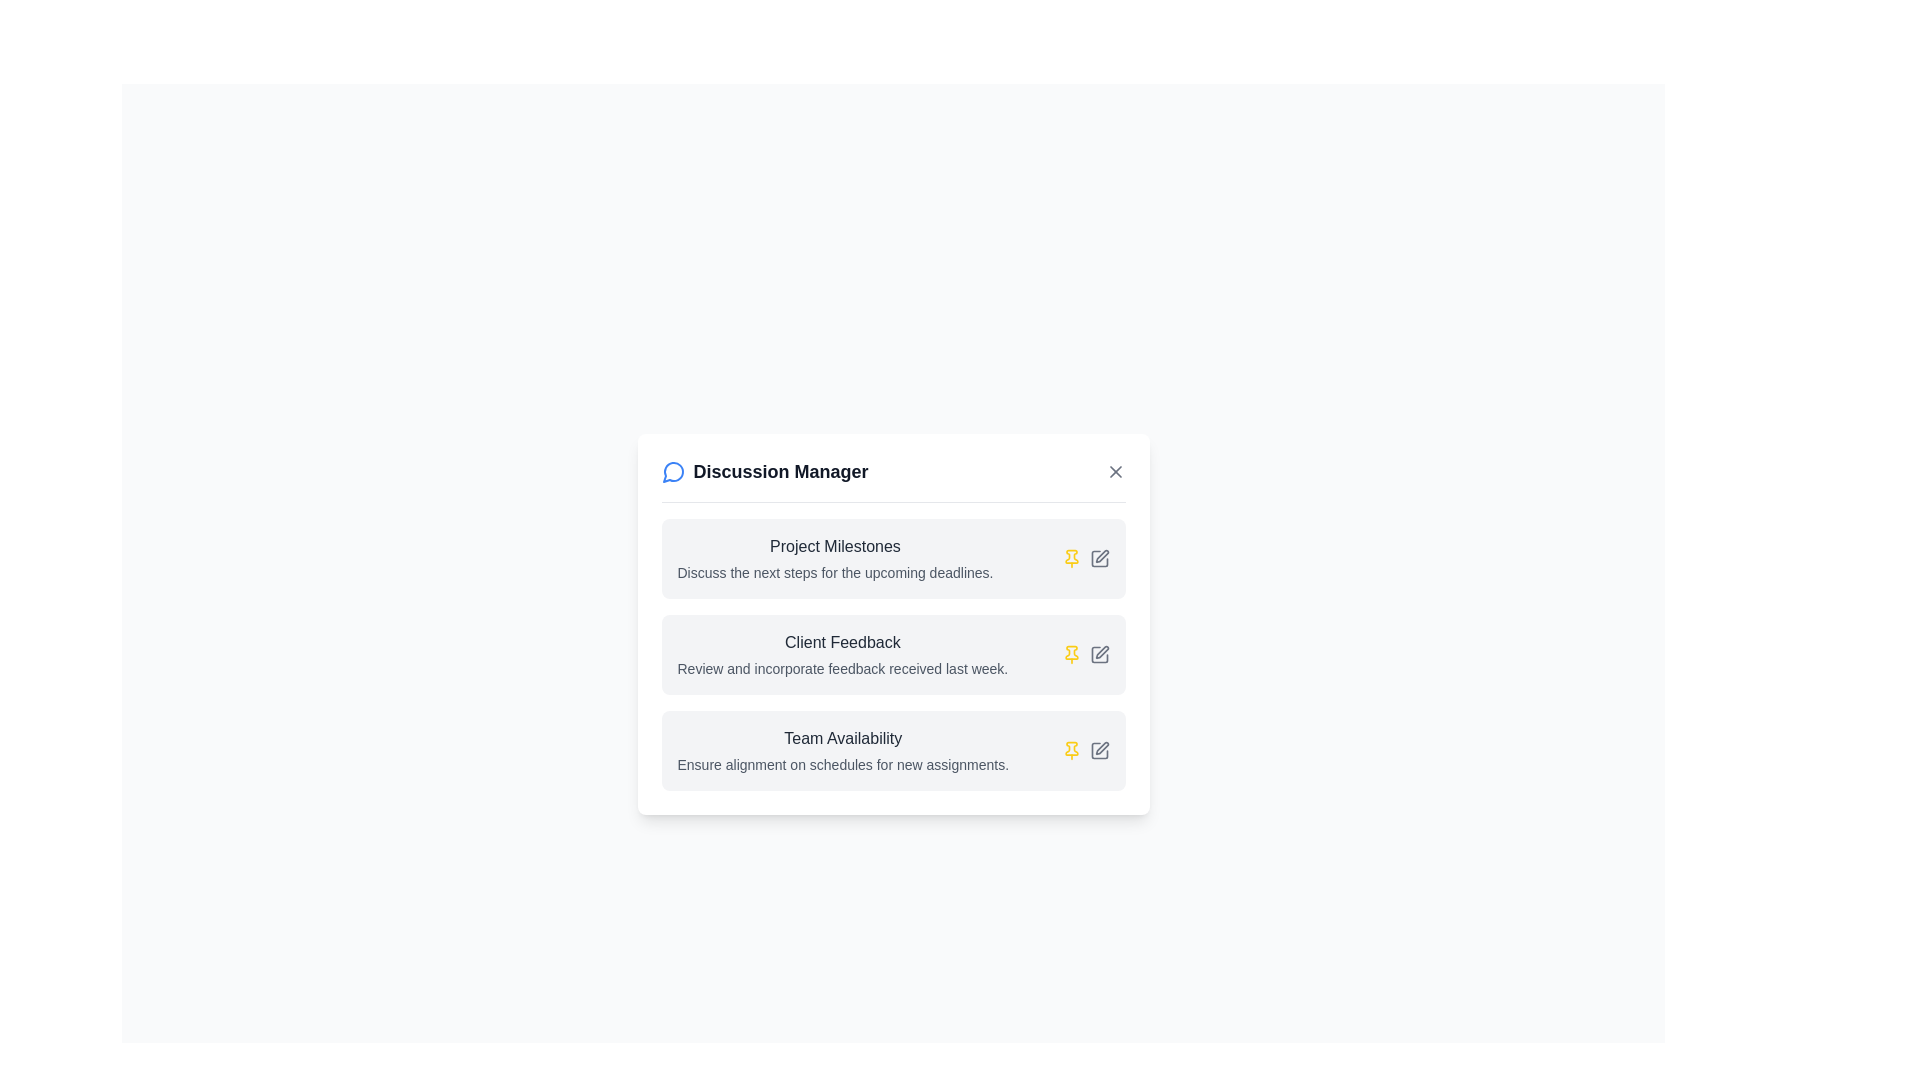  What do you see at coordinates (1101, 651) in the screenshot?
I see `the pencil icon in the 'Client Feedback' section of the 'Discussion Manager' dialog box, which is styled with thin strokes and corners and turns blue on hover` at bounding box center [1101, 651].